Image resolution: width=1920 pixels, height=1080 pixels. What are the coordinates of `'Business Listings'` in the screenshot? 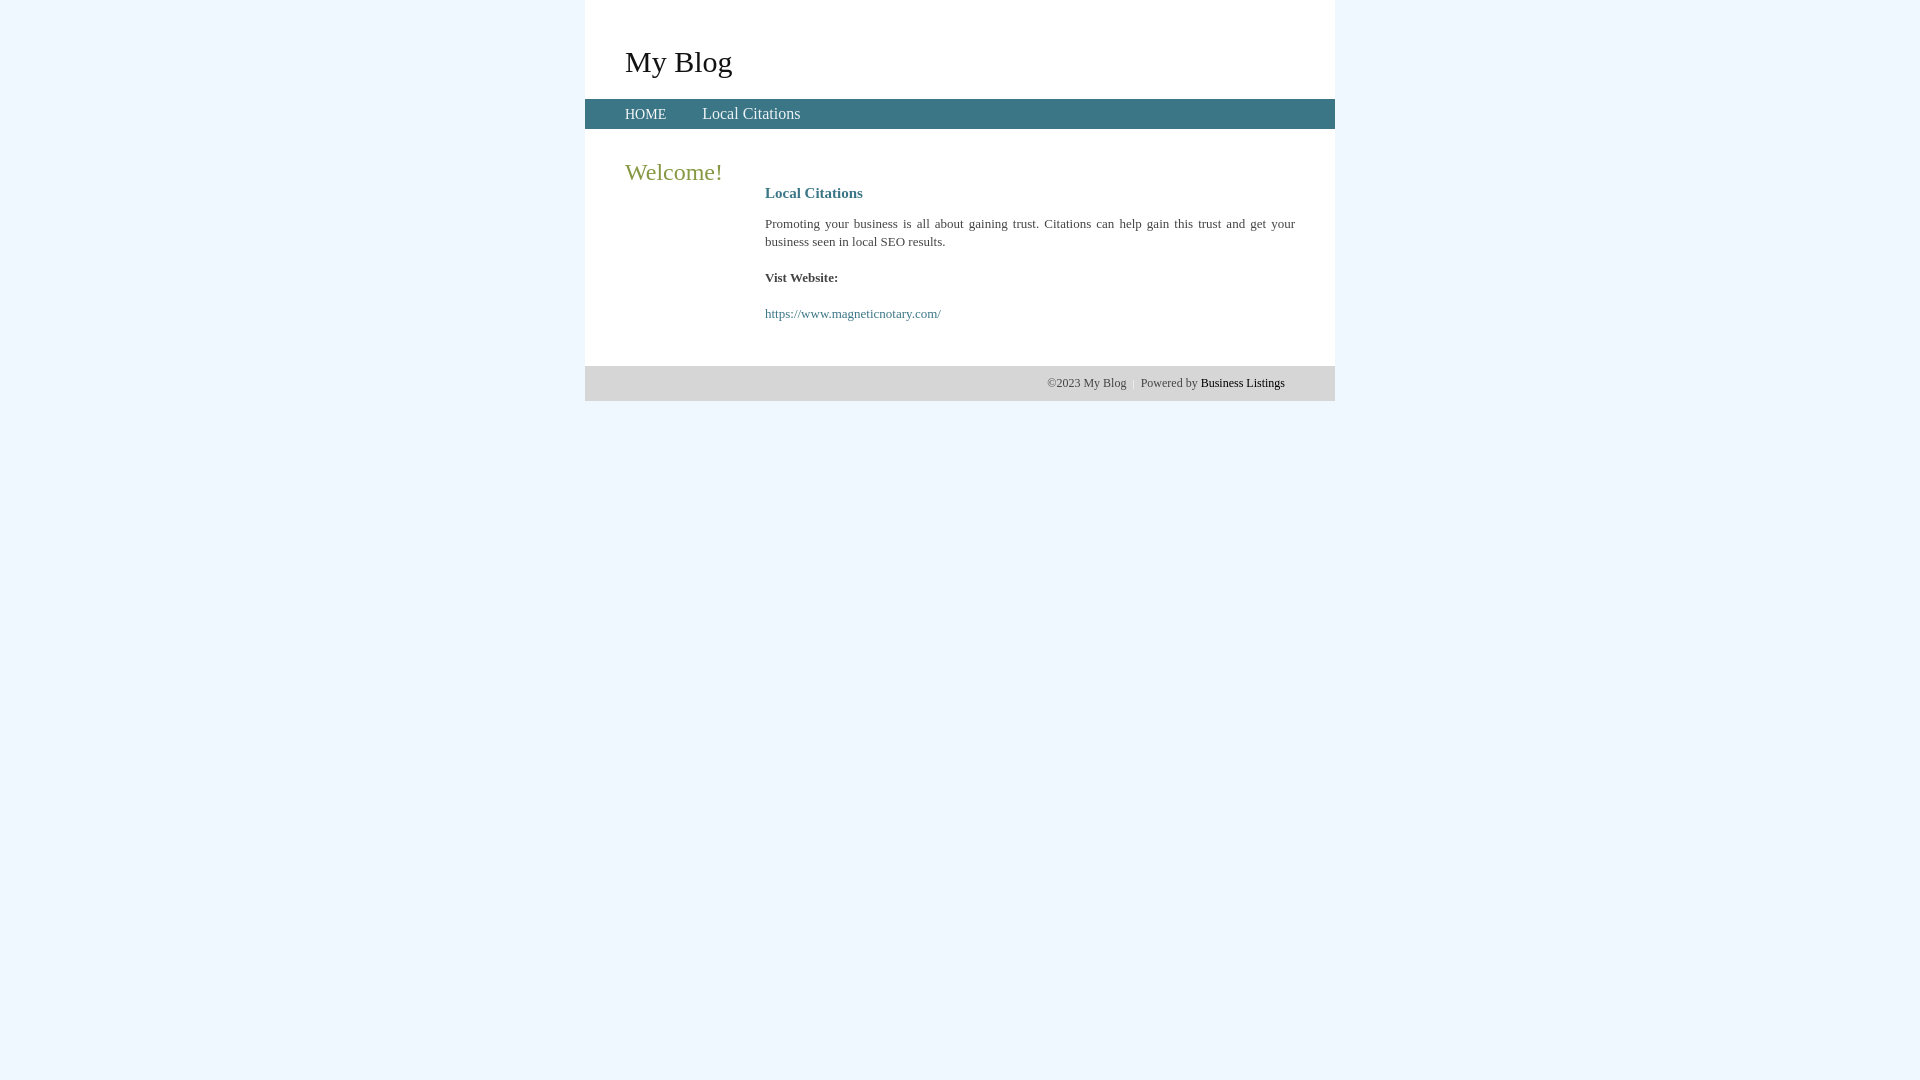 It's located at (1242, 382).